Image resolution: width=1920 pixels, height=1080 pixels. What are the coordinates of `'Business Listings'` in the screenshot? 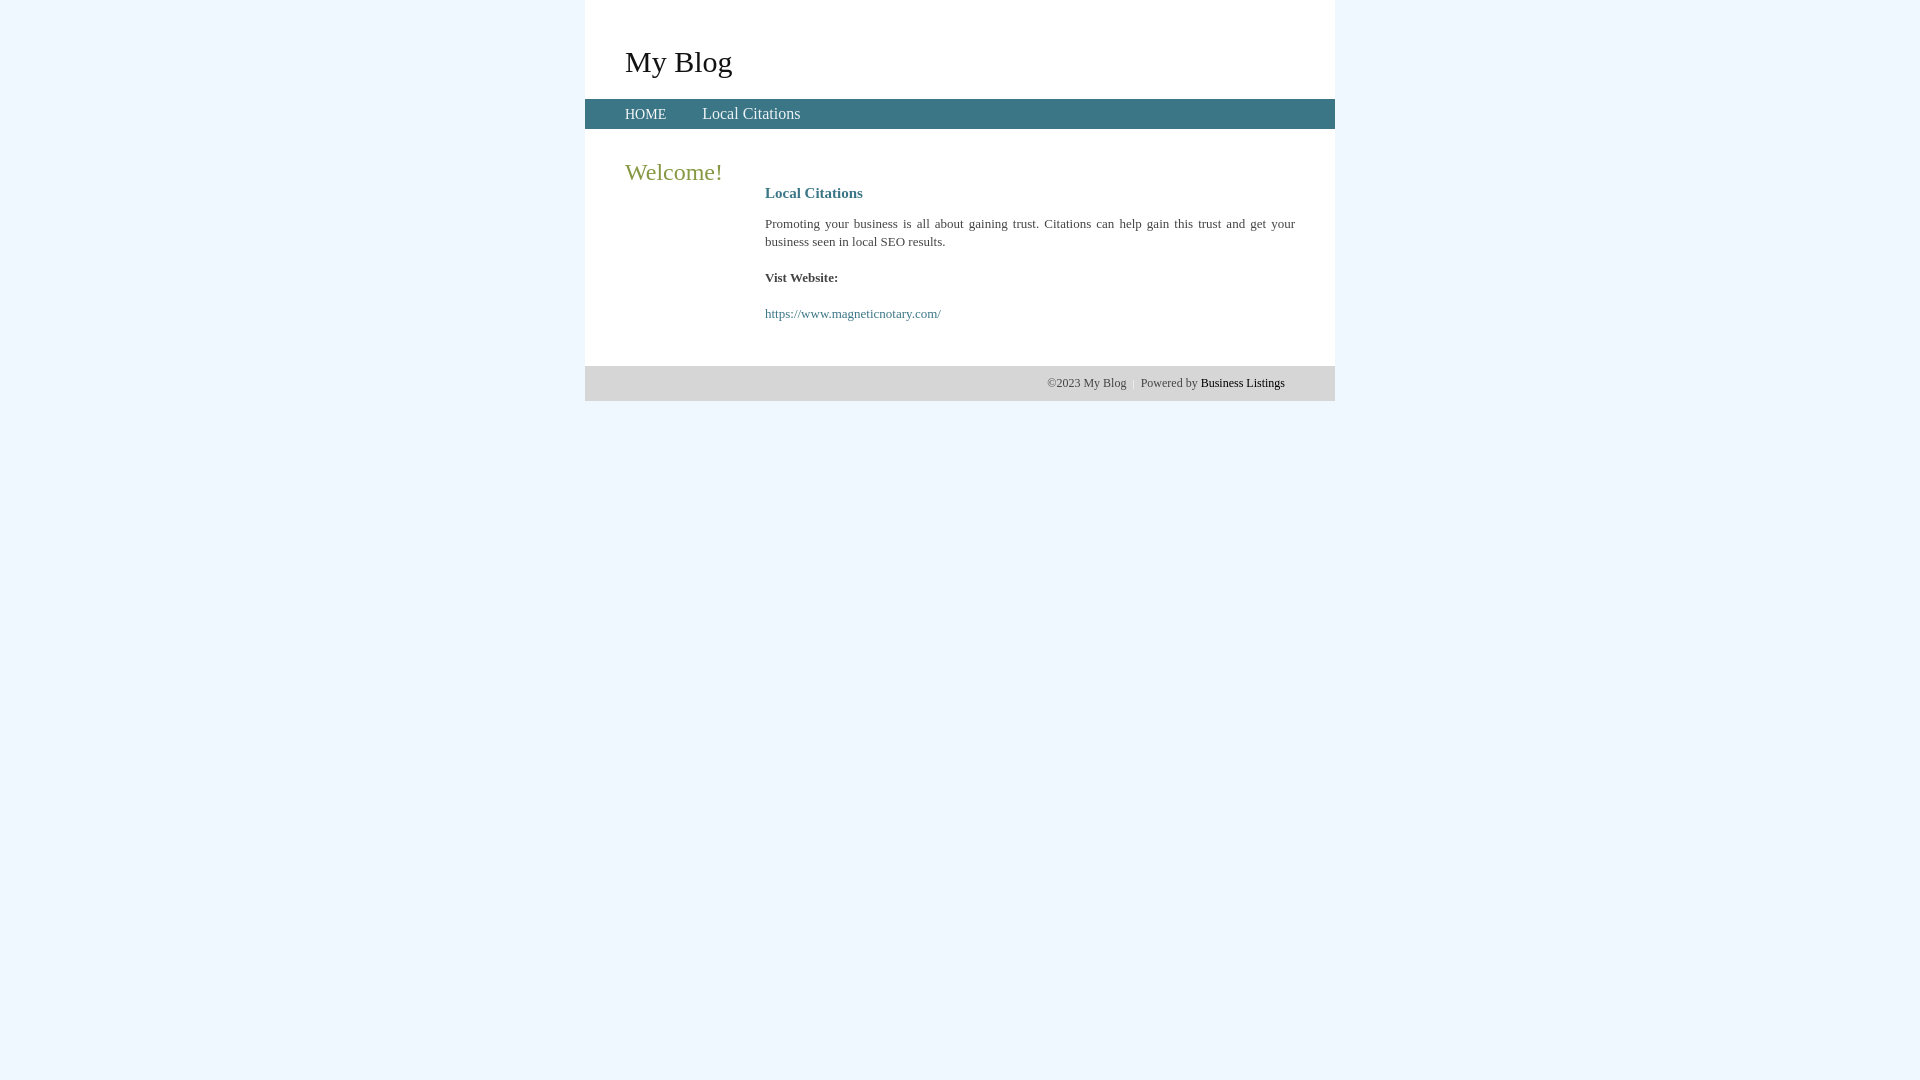 It's located at (1242, 382).